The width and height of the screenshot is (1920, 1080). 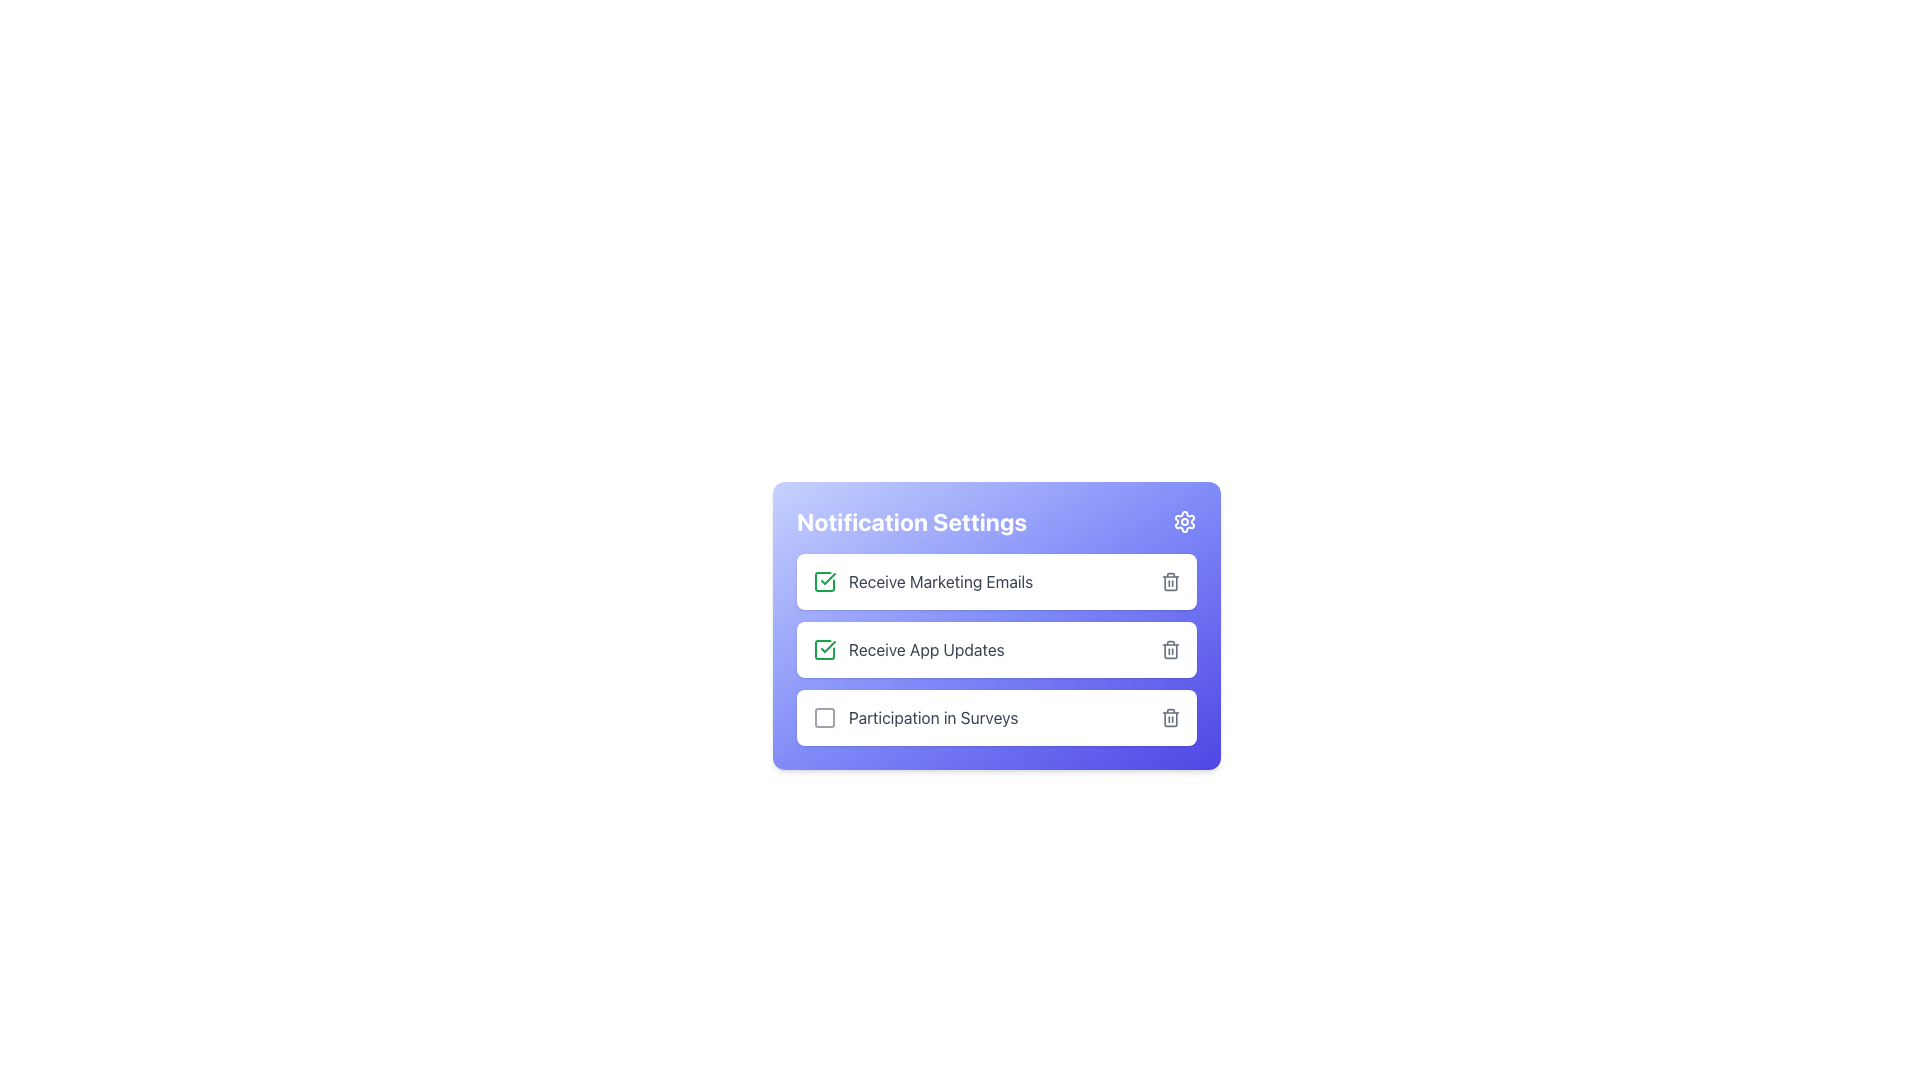 I want to click on the check icon, so click(x=825, y=582).